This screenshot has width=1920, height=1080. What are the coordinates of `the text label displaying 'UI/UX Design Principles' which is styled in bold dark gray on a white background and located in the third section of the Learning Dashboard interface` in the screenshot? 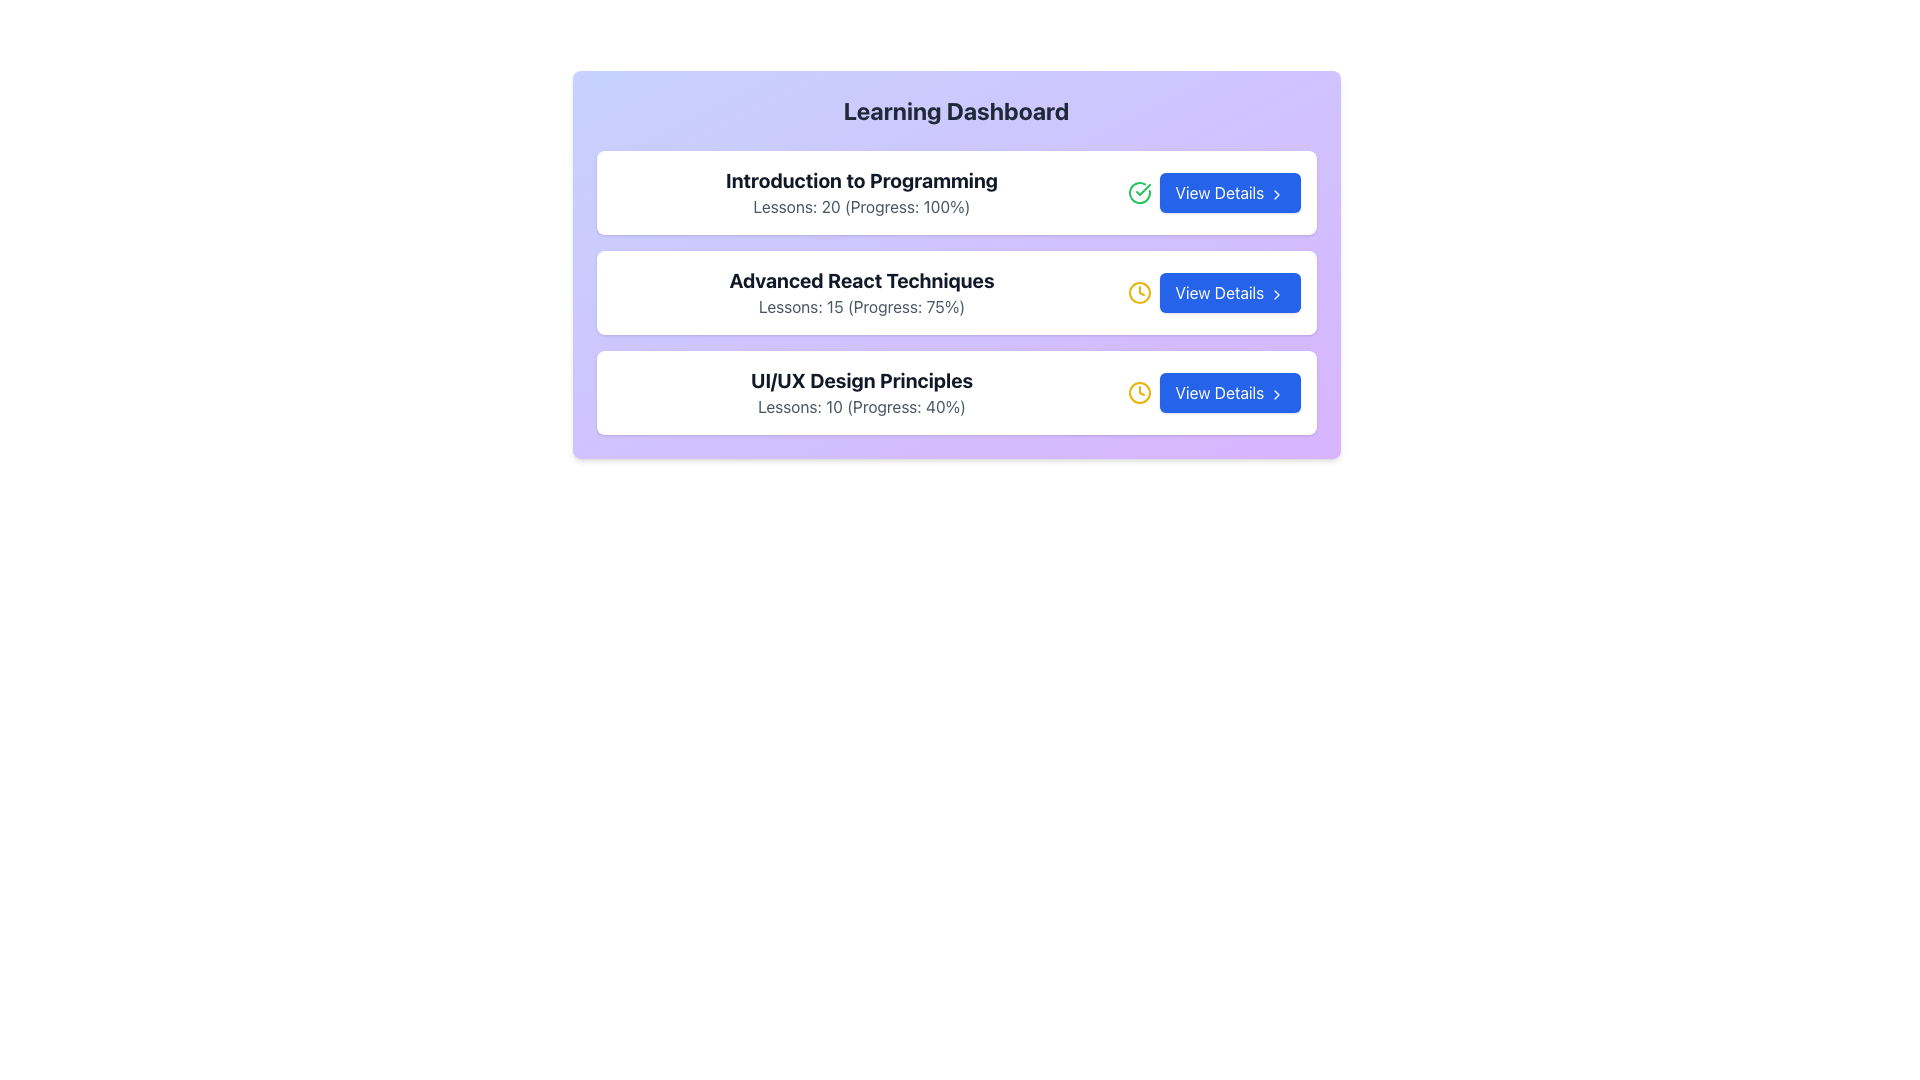 It's located at (862, 381).